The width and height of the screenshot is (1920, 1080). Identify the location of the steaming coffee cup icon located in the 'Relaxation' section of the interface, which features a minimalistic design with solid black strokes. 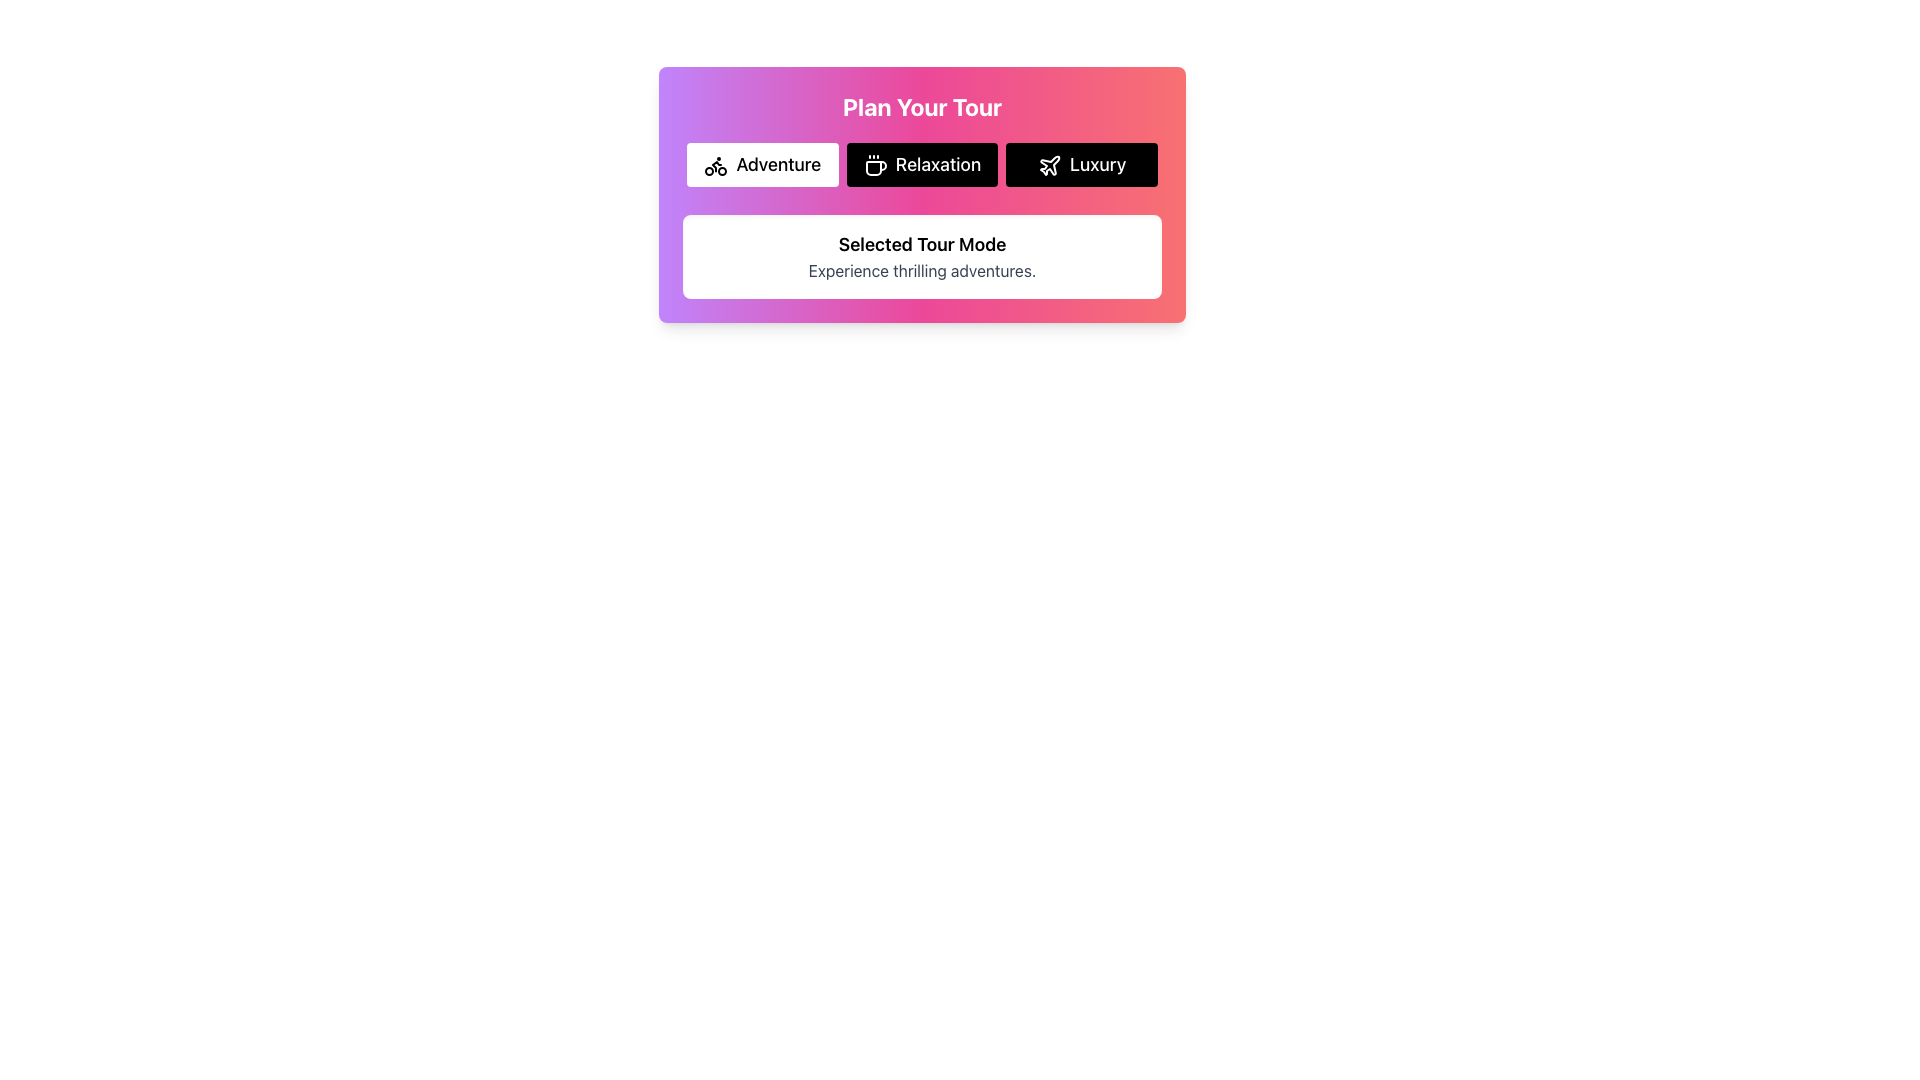
(876, 167).